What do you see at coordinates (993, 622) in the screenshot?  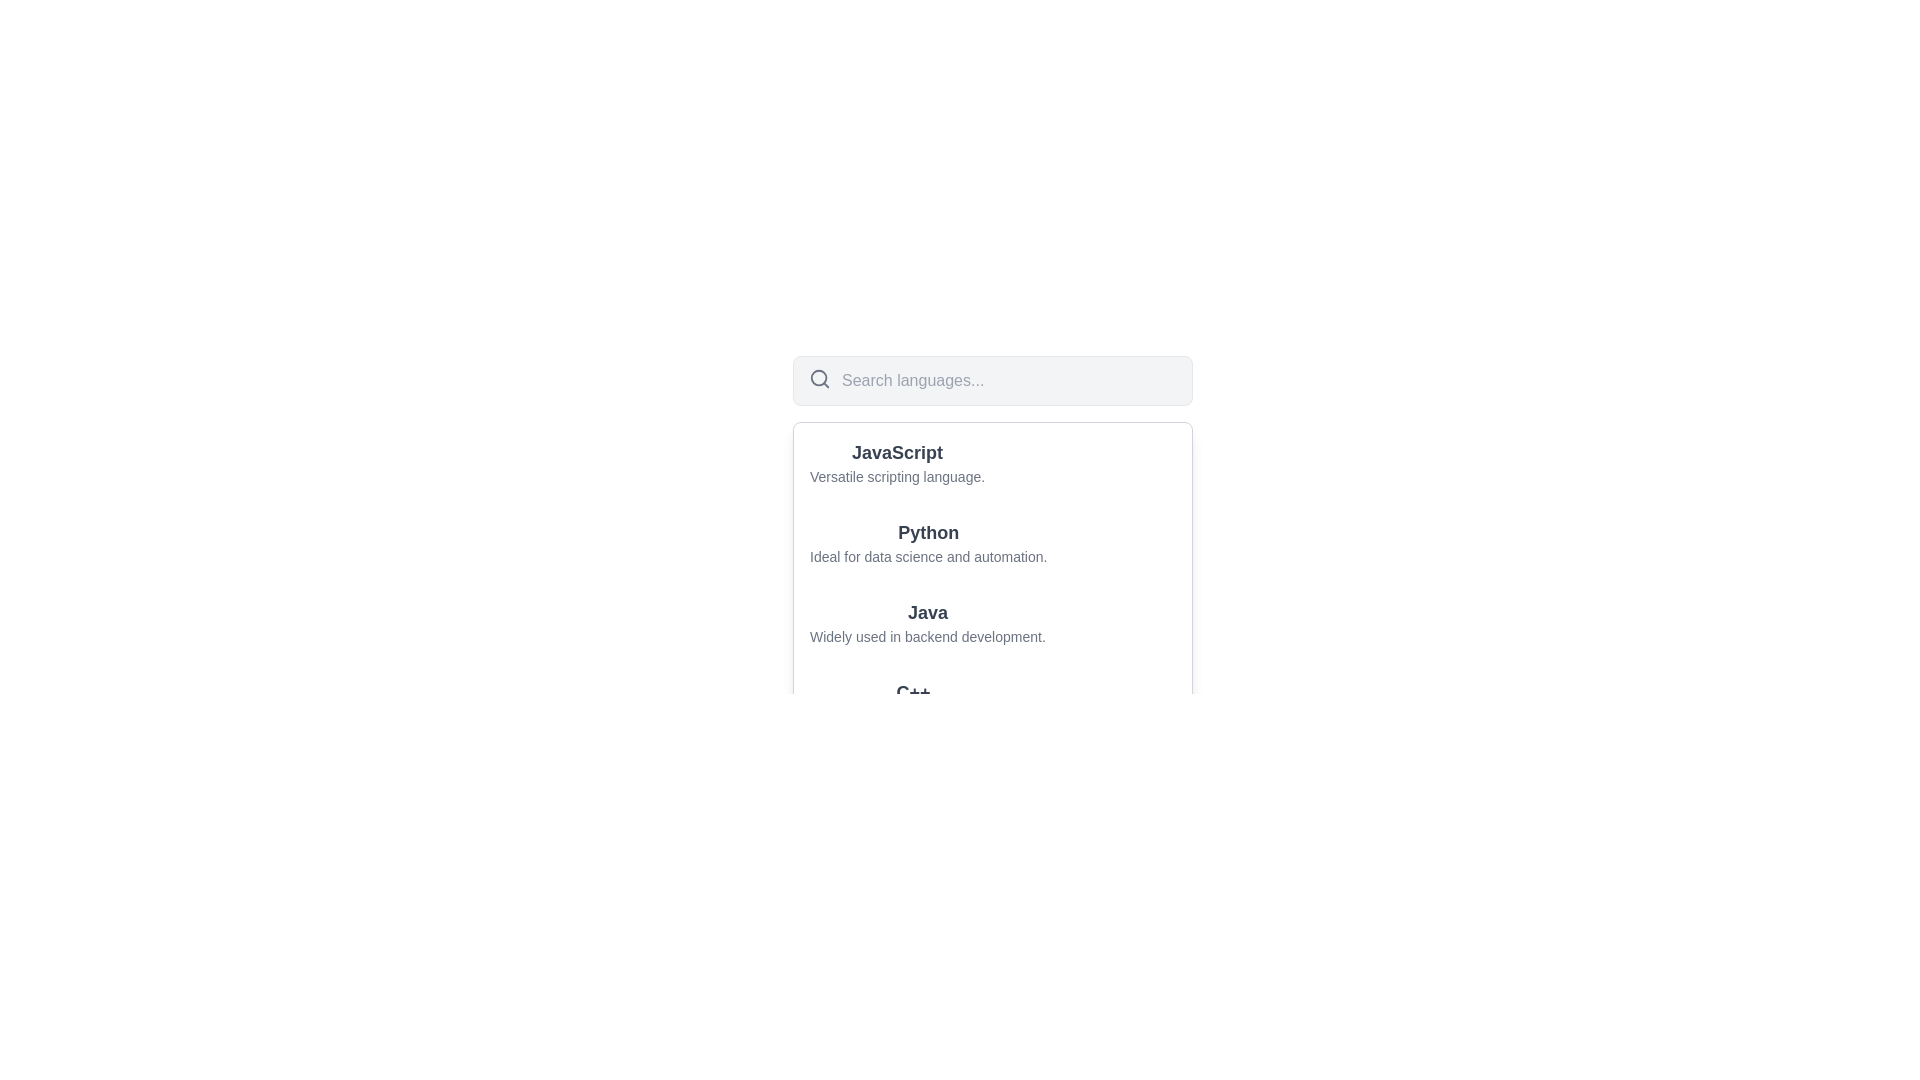 I see `the text block displaying 'Java' and its description 'Widely used in backend development.', which is the third item in the vertical list of programming languages` at bounding box center [993, 622].